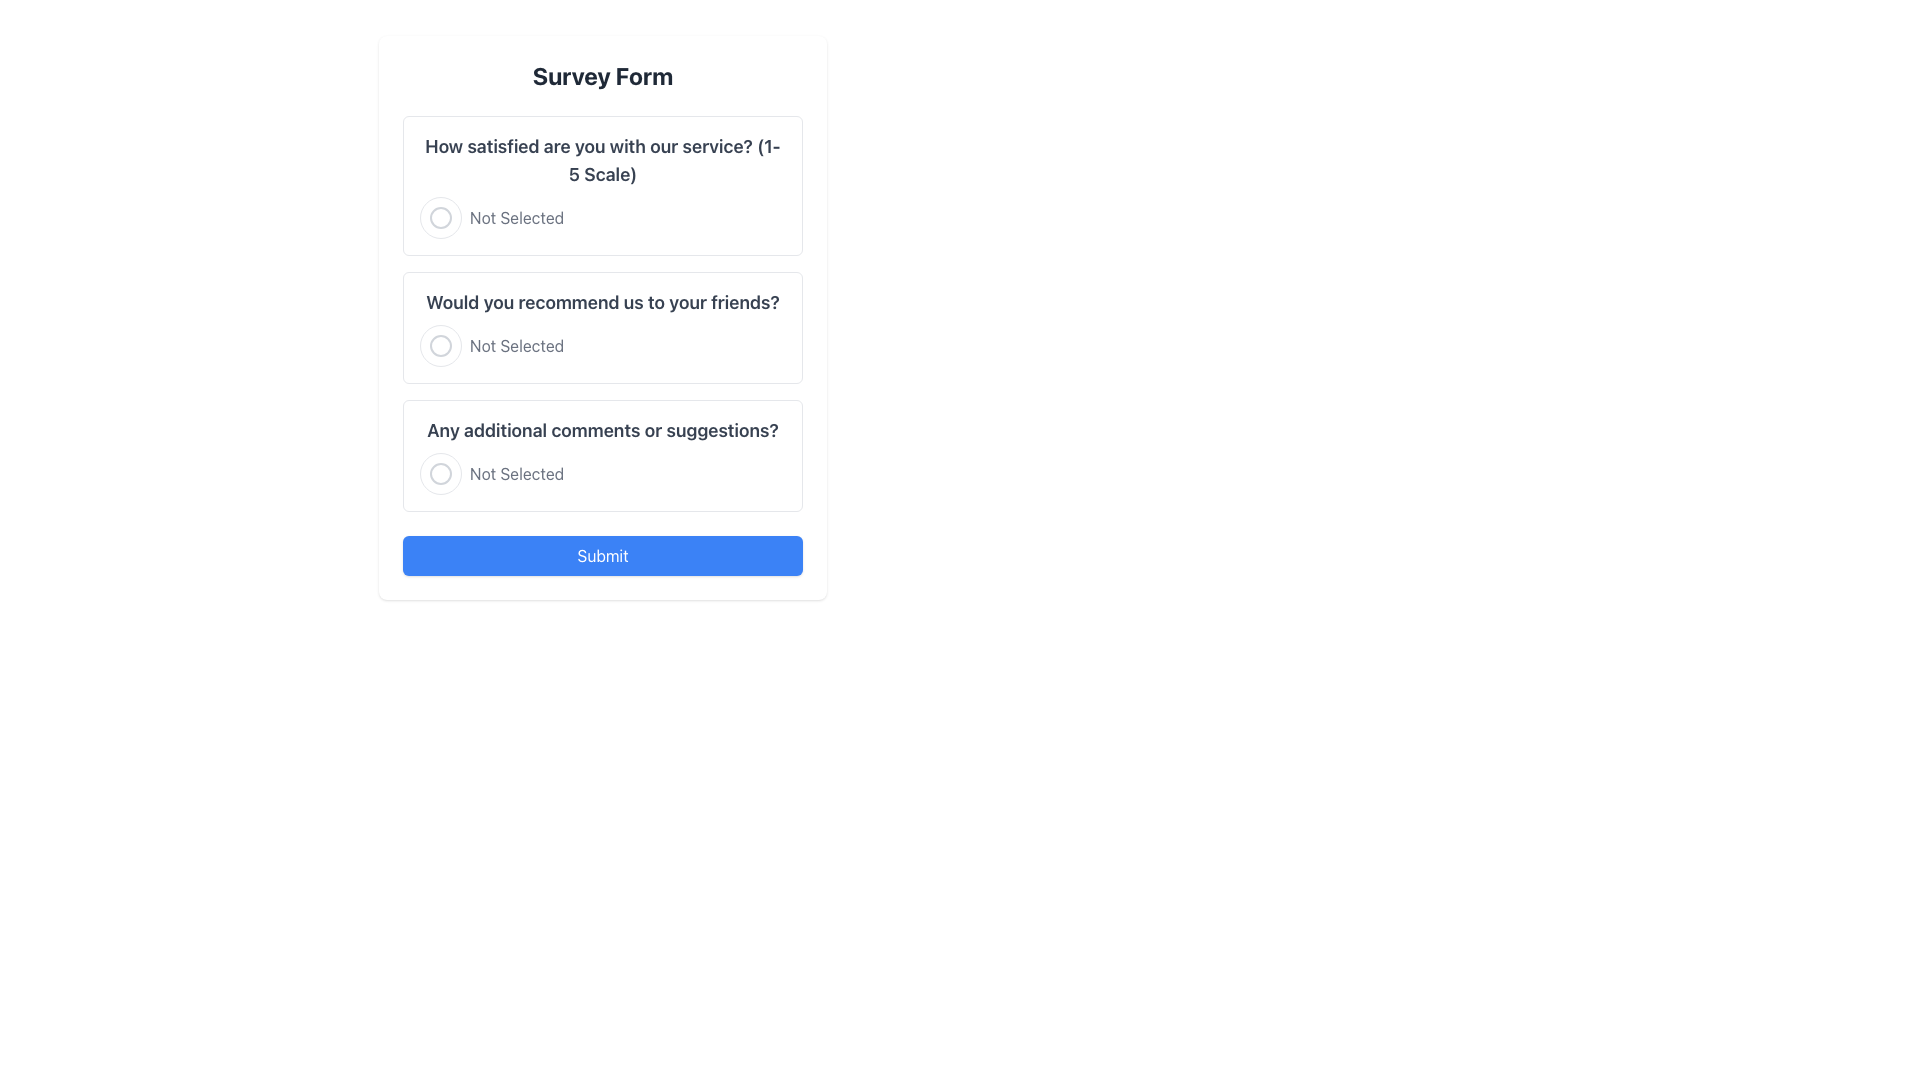 This screenshot has height=1080, width=1920. Describe the element at coordinates (440, 218) in the screenshot. I see `the decorative graphic or icon located at the center of the circular clickable area for the first question titled 'How satisfied are you with our service? (1-5 Scale)' in the survey form` at that location.